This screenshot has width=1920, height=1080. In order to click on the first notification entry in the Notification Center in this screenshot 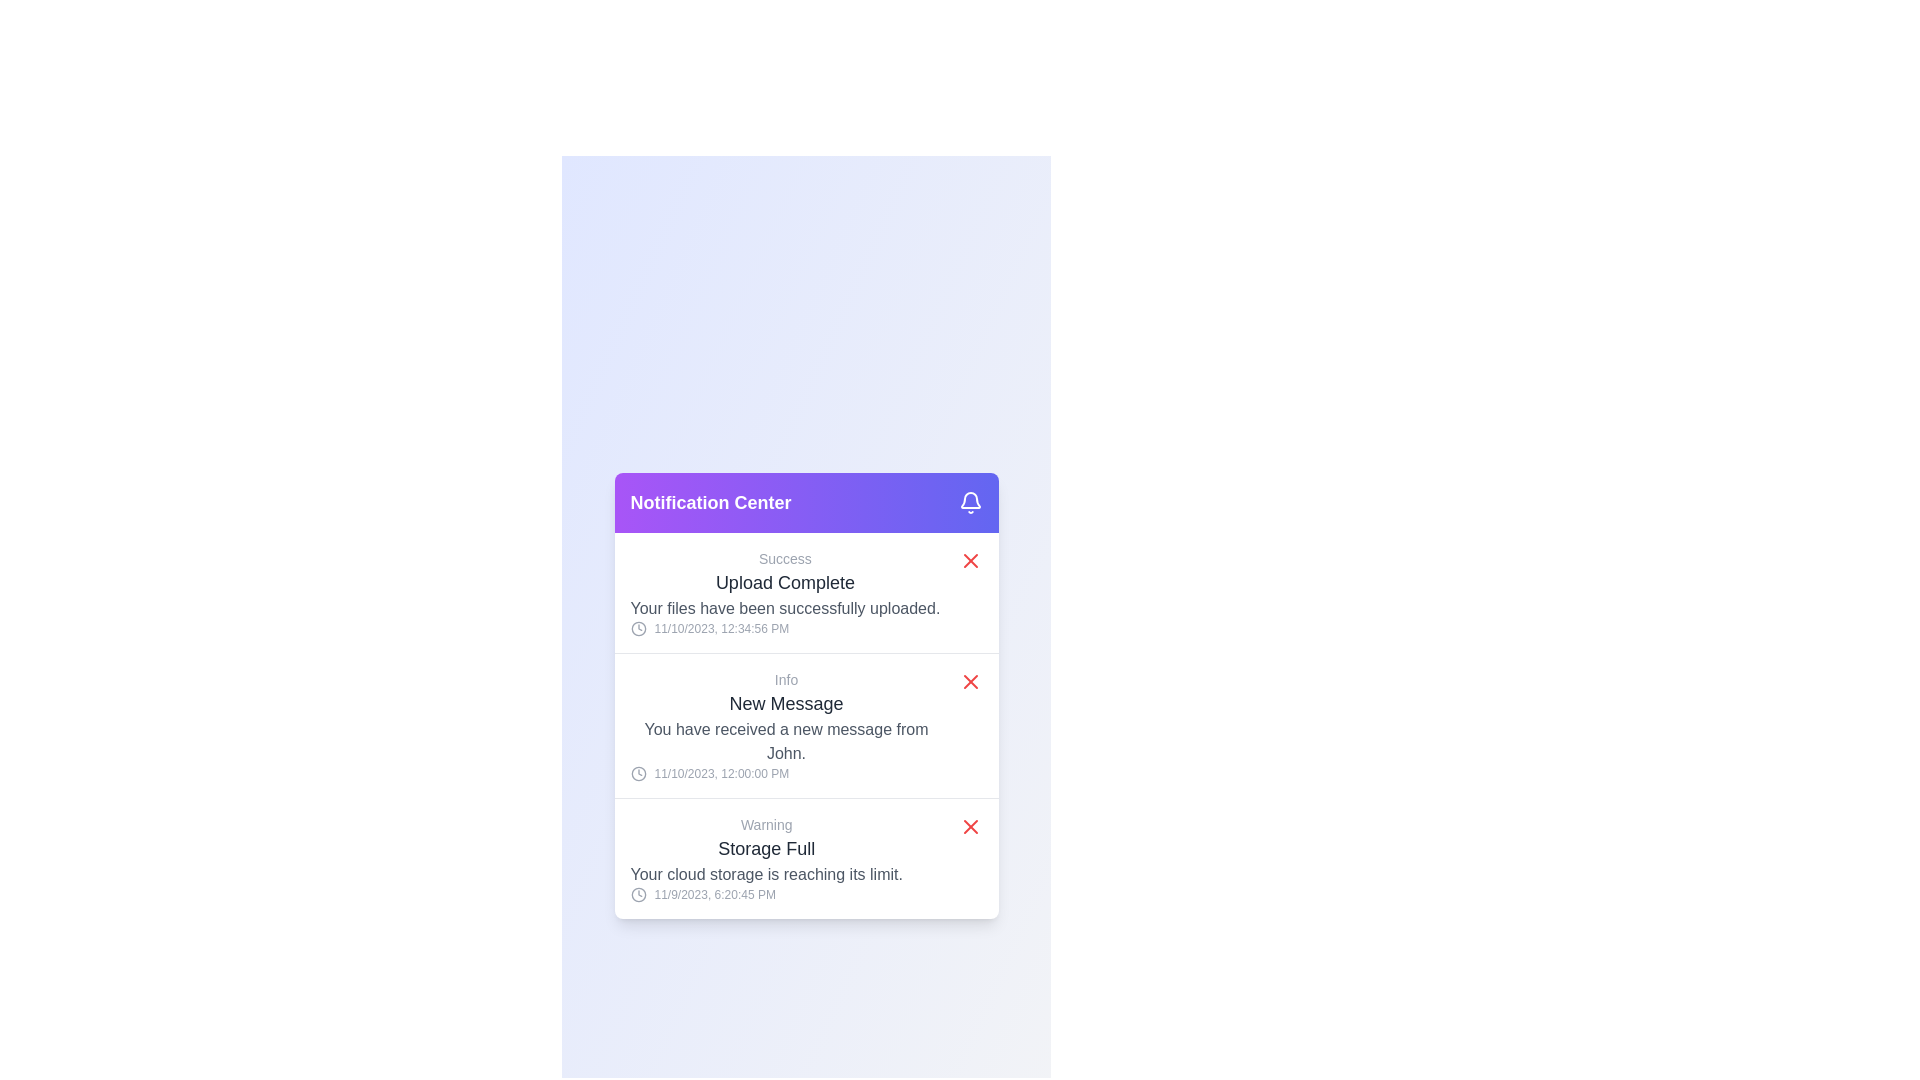, I will do `click(806, 592)`.